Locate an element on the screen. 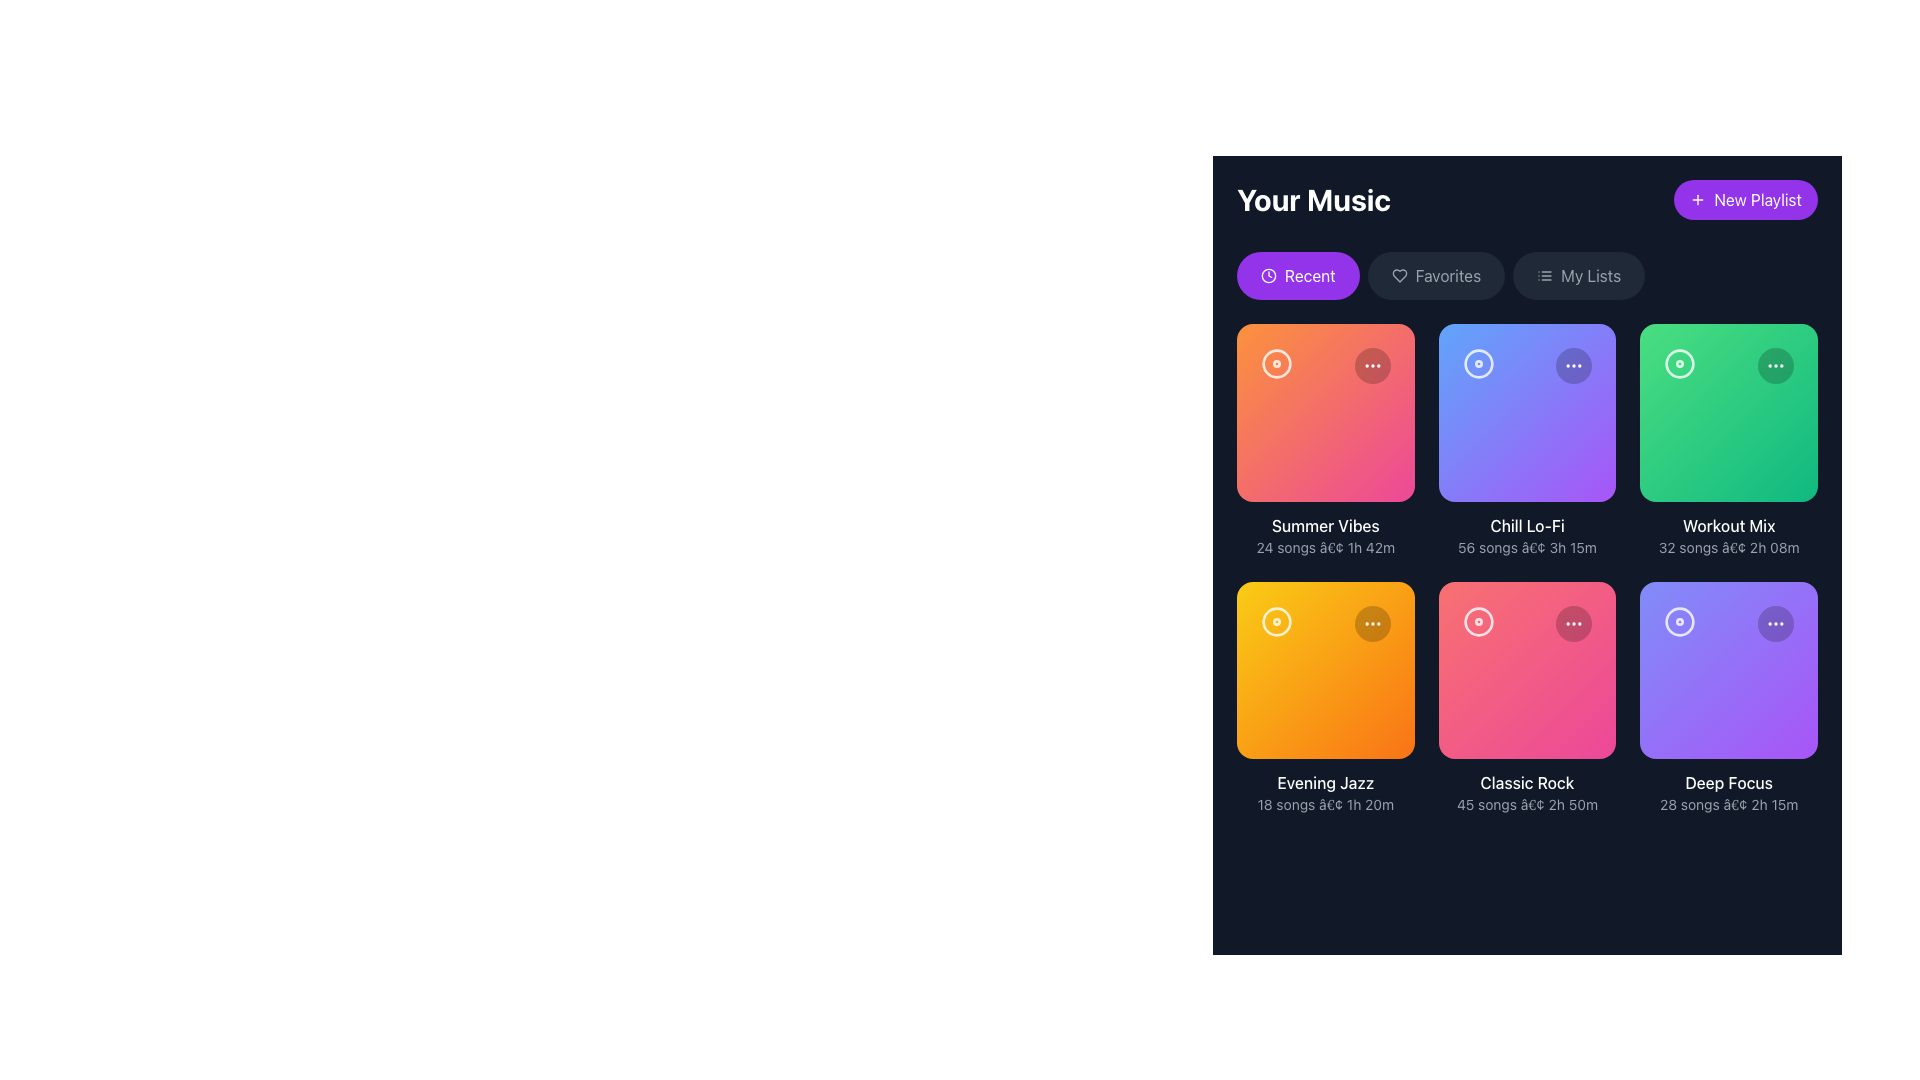  the small icon representing a list with three horizontal lines, located to the left of the 'My Lists' text in the rounded rectangular button at the top section of the layout is located at coordinates (1544, 276).